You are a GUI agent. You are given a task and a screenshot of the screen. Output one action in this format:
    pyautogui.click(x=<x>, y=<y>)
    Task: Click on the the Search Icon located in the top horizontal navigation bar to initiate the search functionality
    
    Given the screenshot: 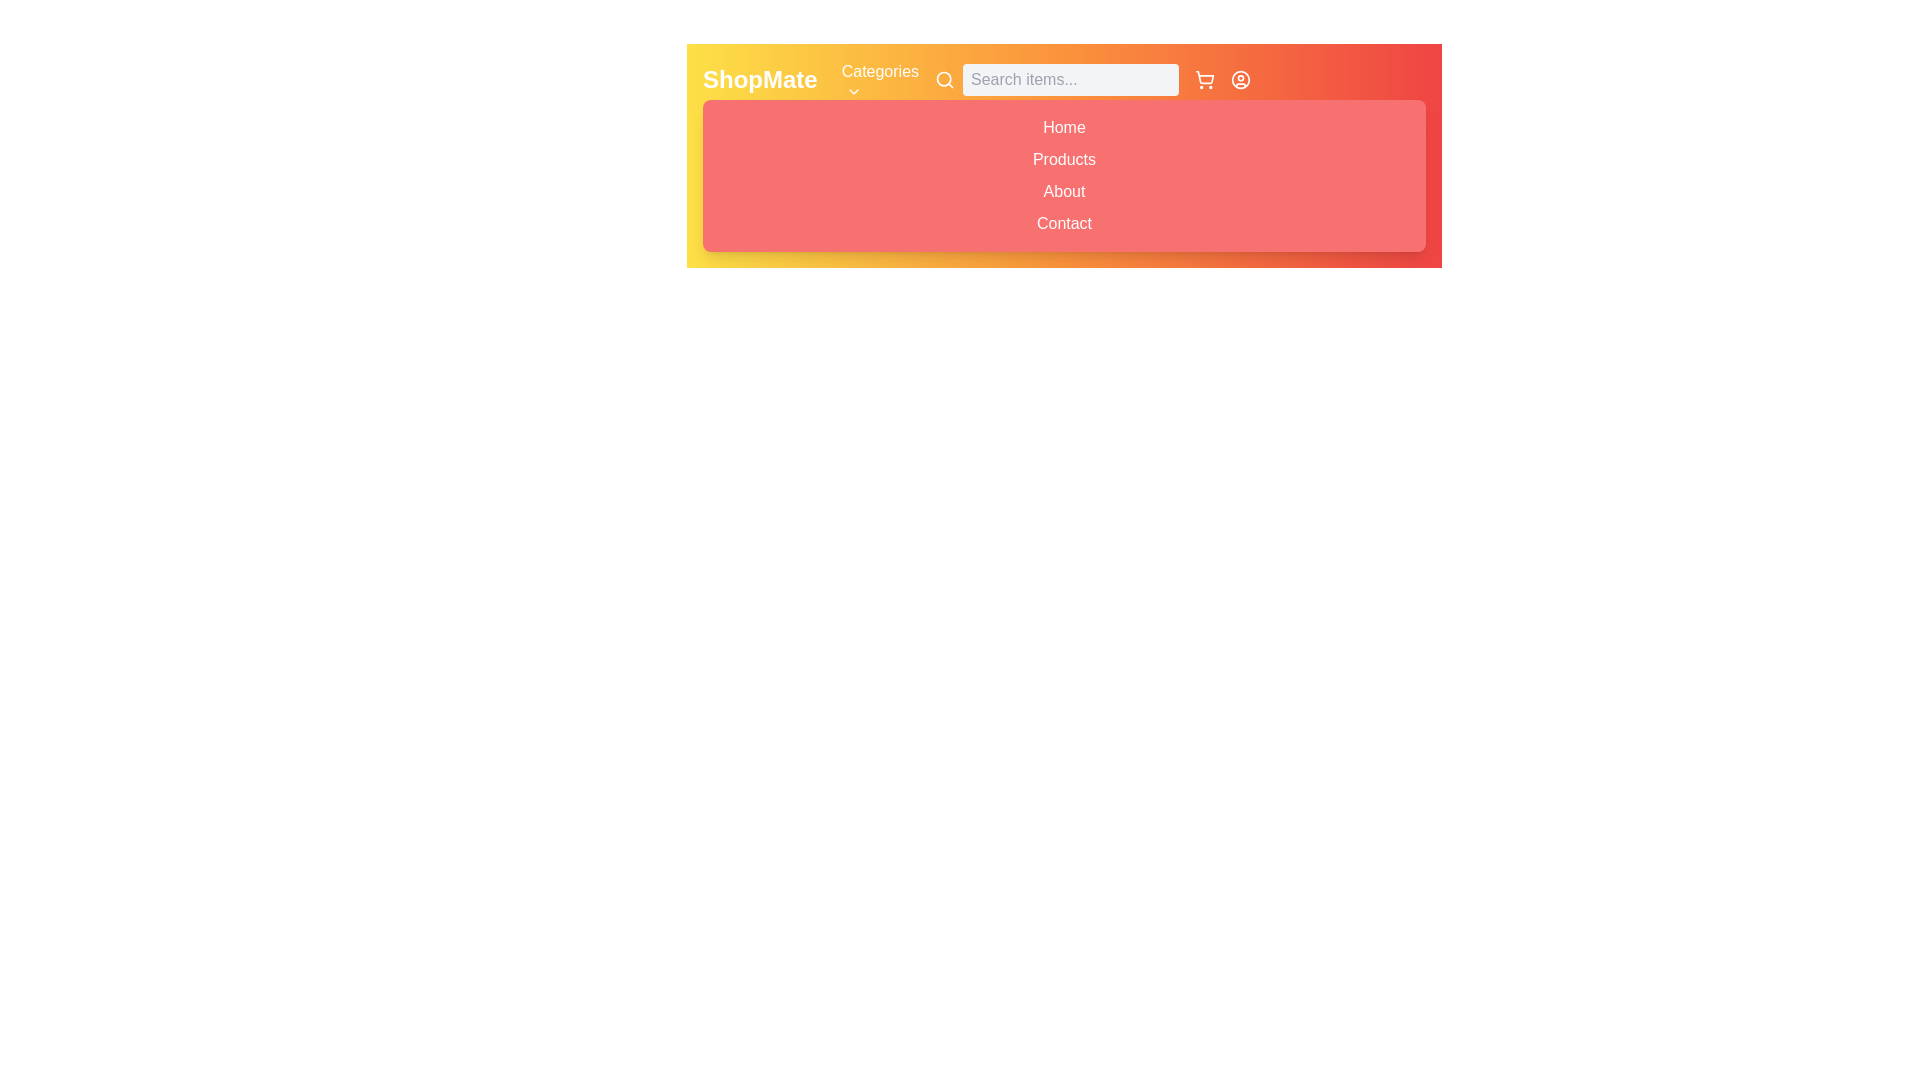 What is the action you would take?
    pyautogui.click(x=944, y=79)
    